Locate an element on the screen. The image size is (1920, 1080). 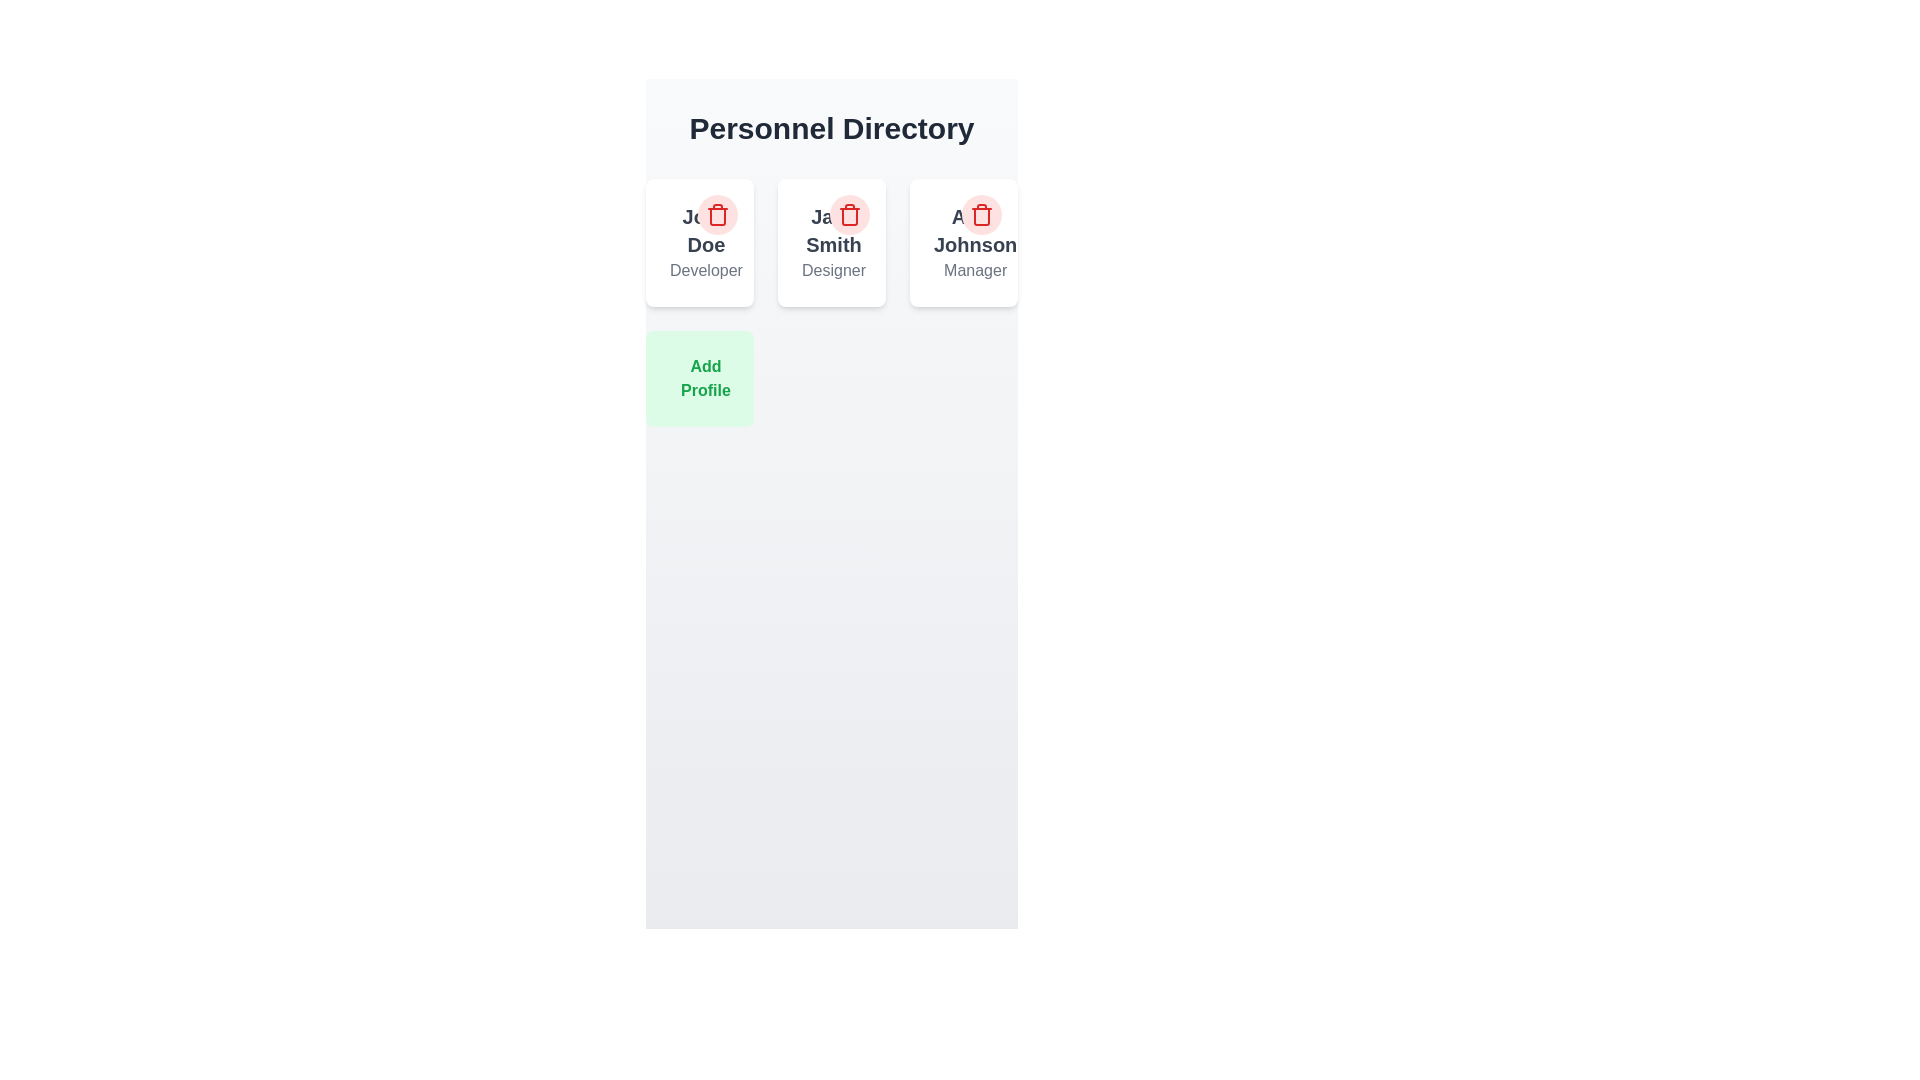
the profile card text element displaying 'John Doe' and their role 'Developer' in the personnel directory is located at coordinates (700, 242).